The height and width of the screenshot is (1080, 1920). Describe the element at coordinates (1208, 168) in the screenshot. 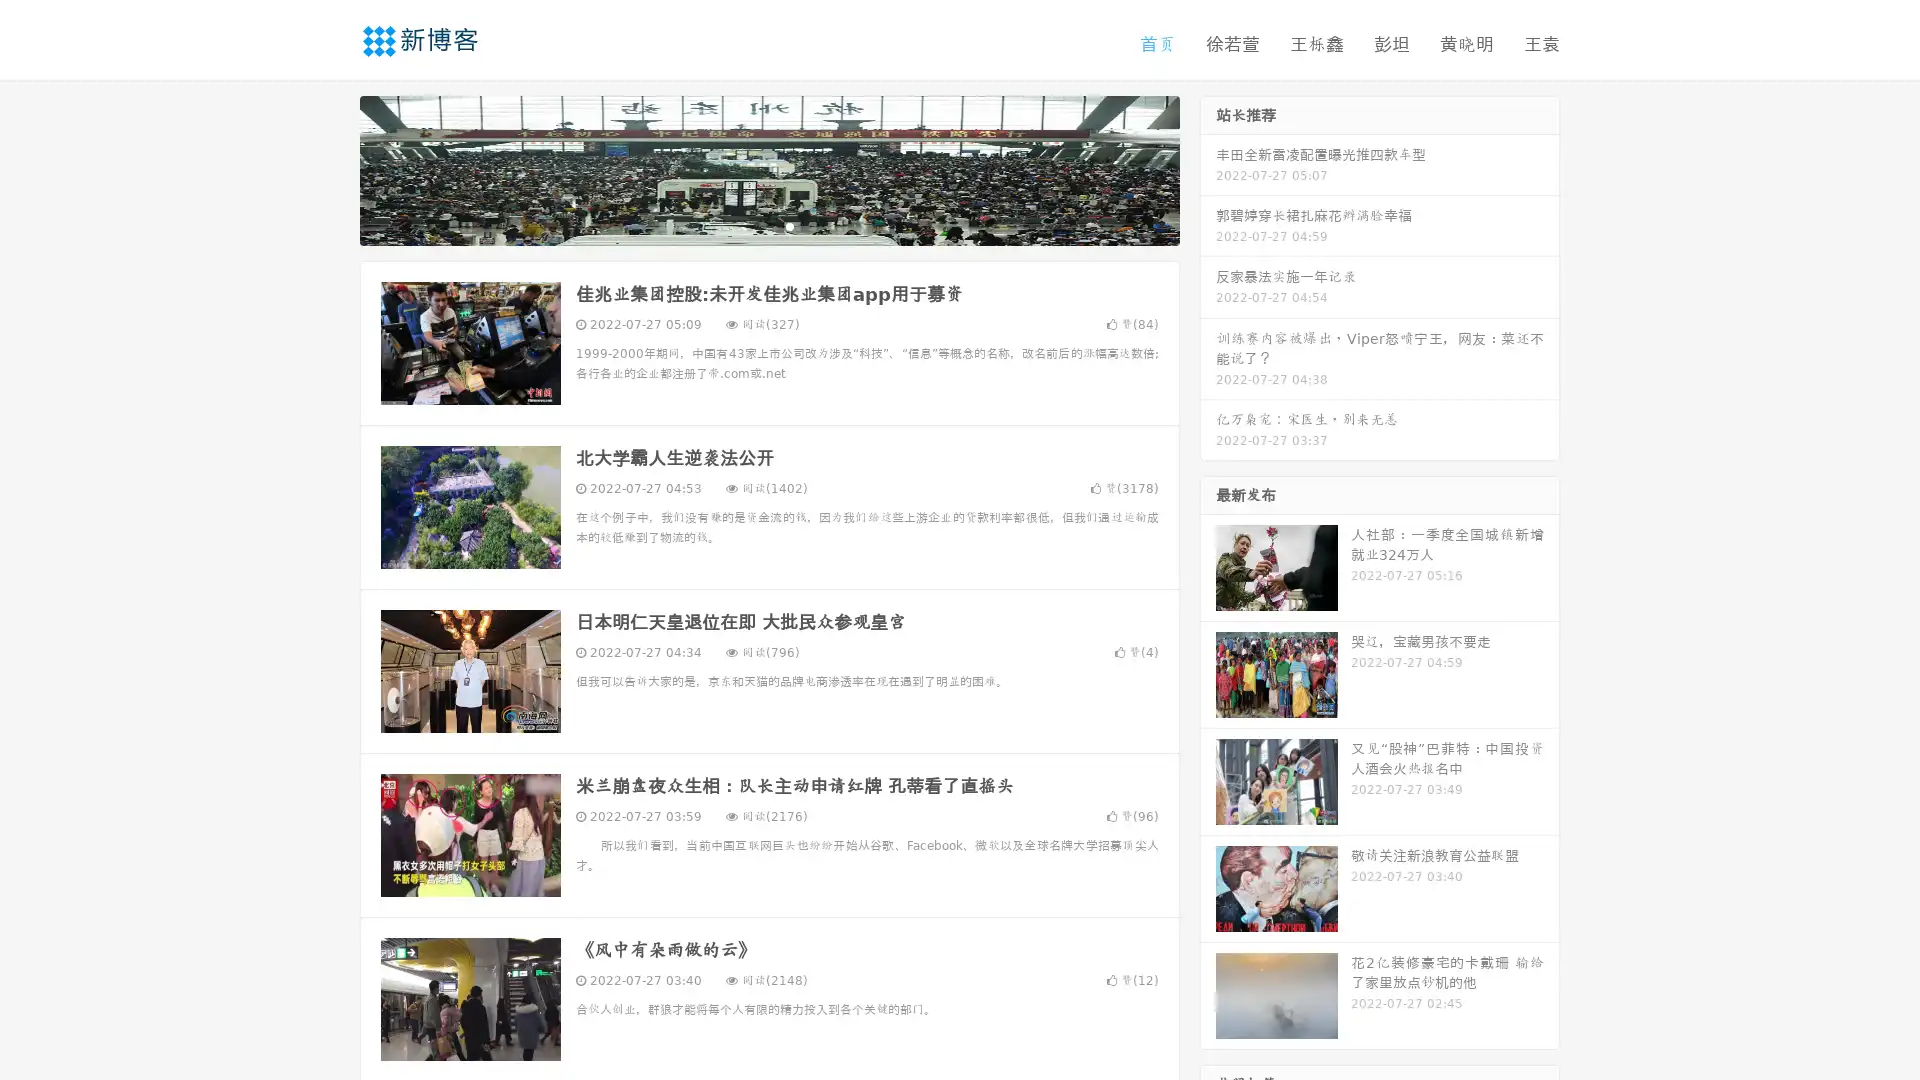

I see `Next slide` at that location.